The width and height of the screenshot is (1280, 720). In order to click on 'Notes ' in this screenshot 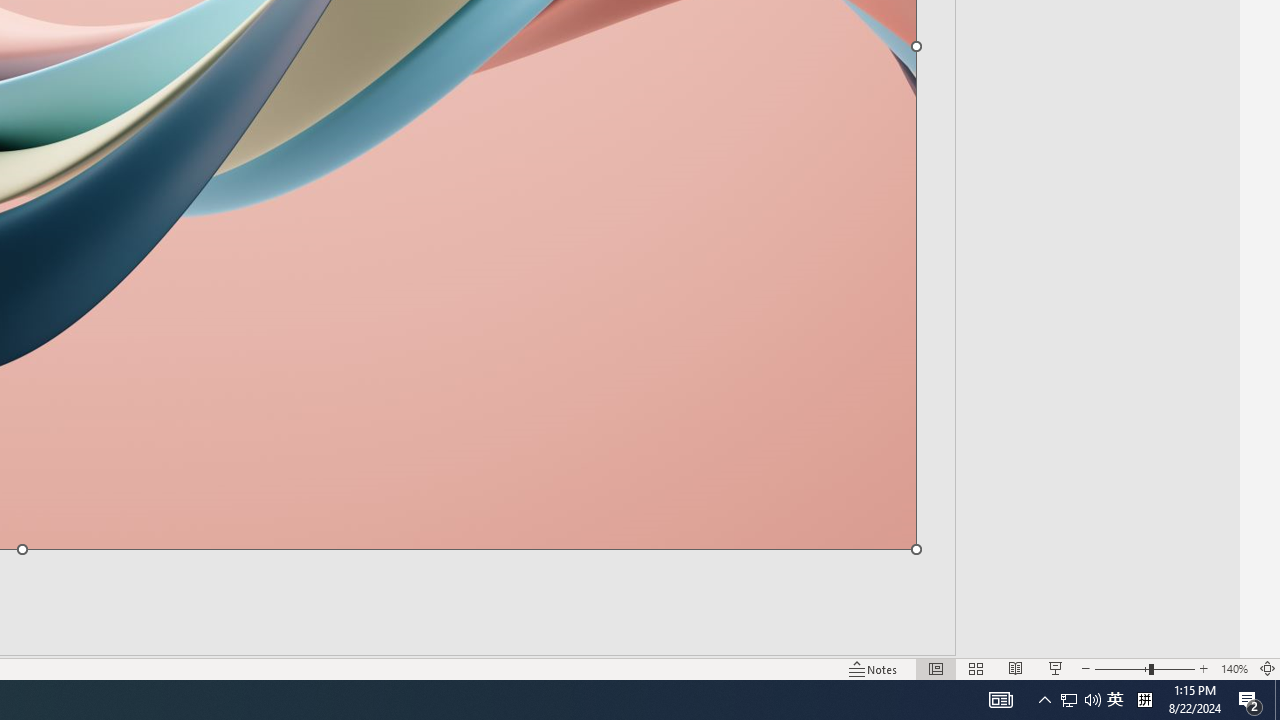, I will do `click(874, 669)`.